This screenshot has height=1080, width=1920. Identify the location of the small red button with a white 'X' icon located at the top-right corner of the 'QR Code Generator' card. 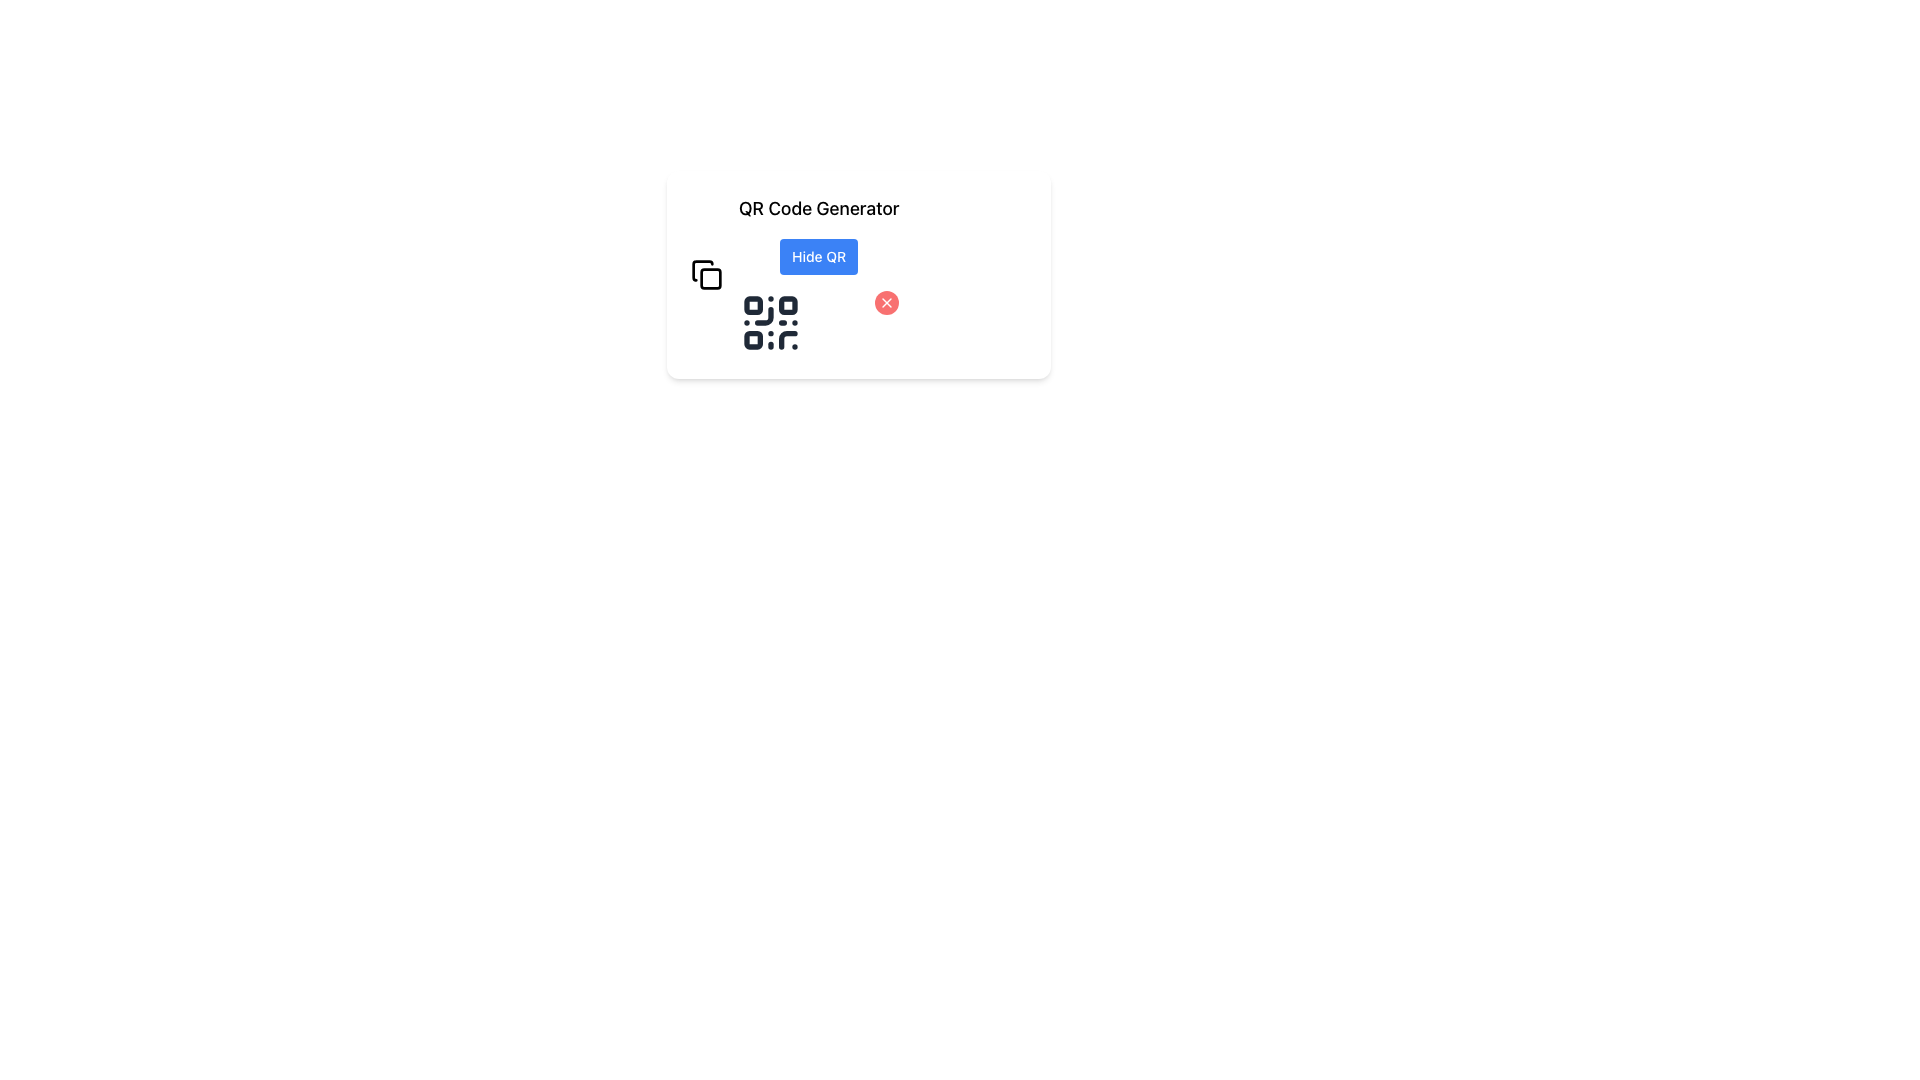
(886, 303).